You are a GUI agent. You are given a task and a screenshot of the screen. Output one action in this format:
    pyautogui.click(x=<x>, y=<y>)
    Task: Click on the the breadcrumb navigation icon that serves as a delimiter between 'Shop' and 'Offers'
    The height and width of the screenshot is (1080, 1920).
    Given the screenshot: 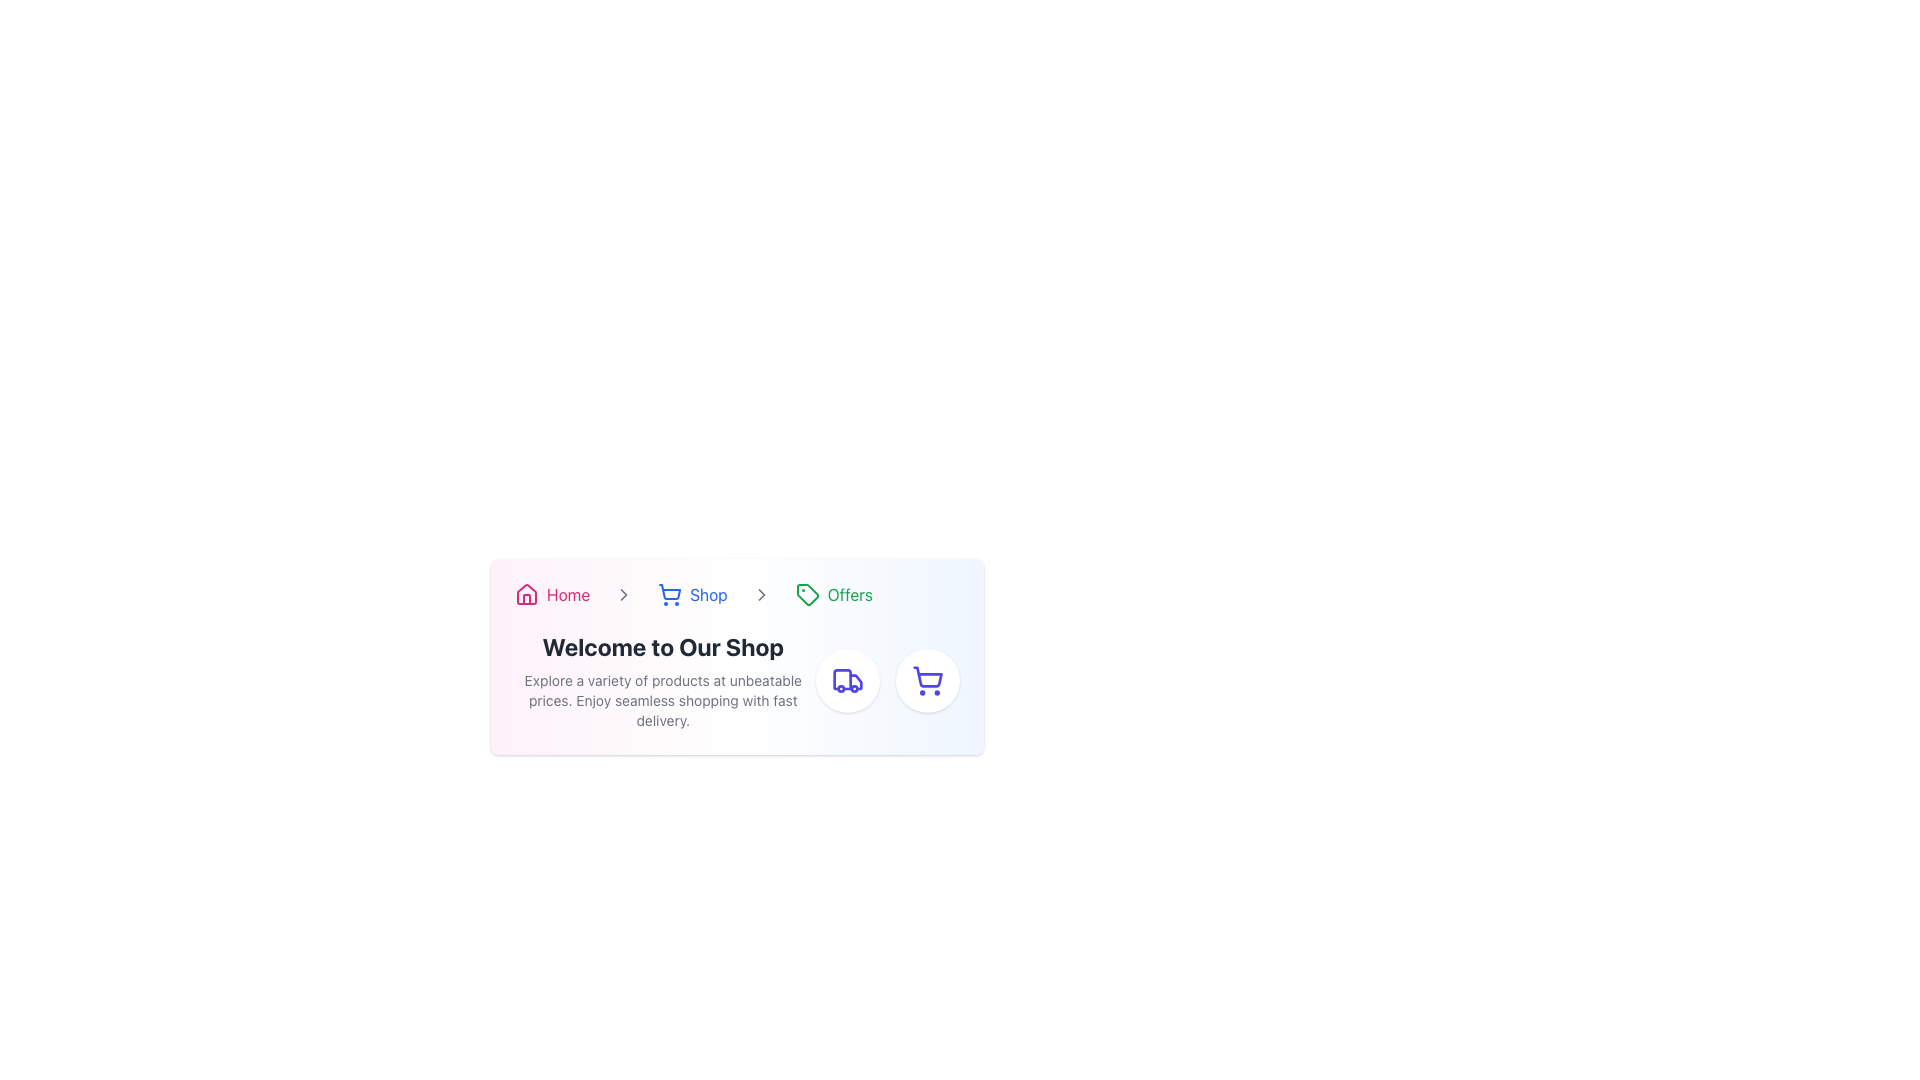 What is the action you would take?
    pyautogui.click(x=760, y=593)
    